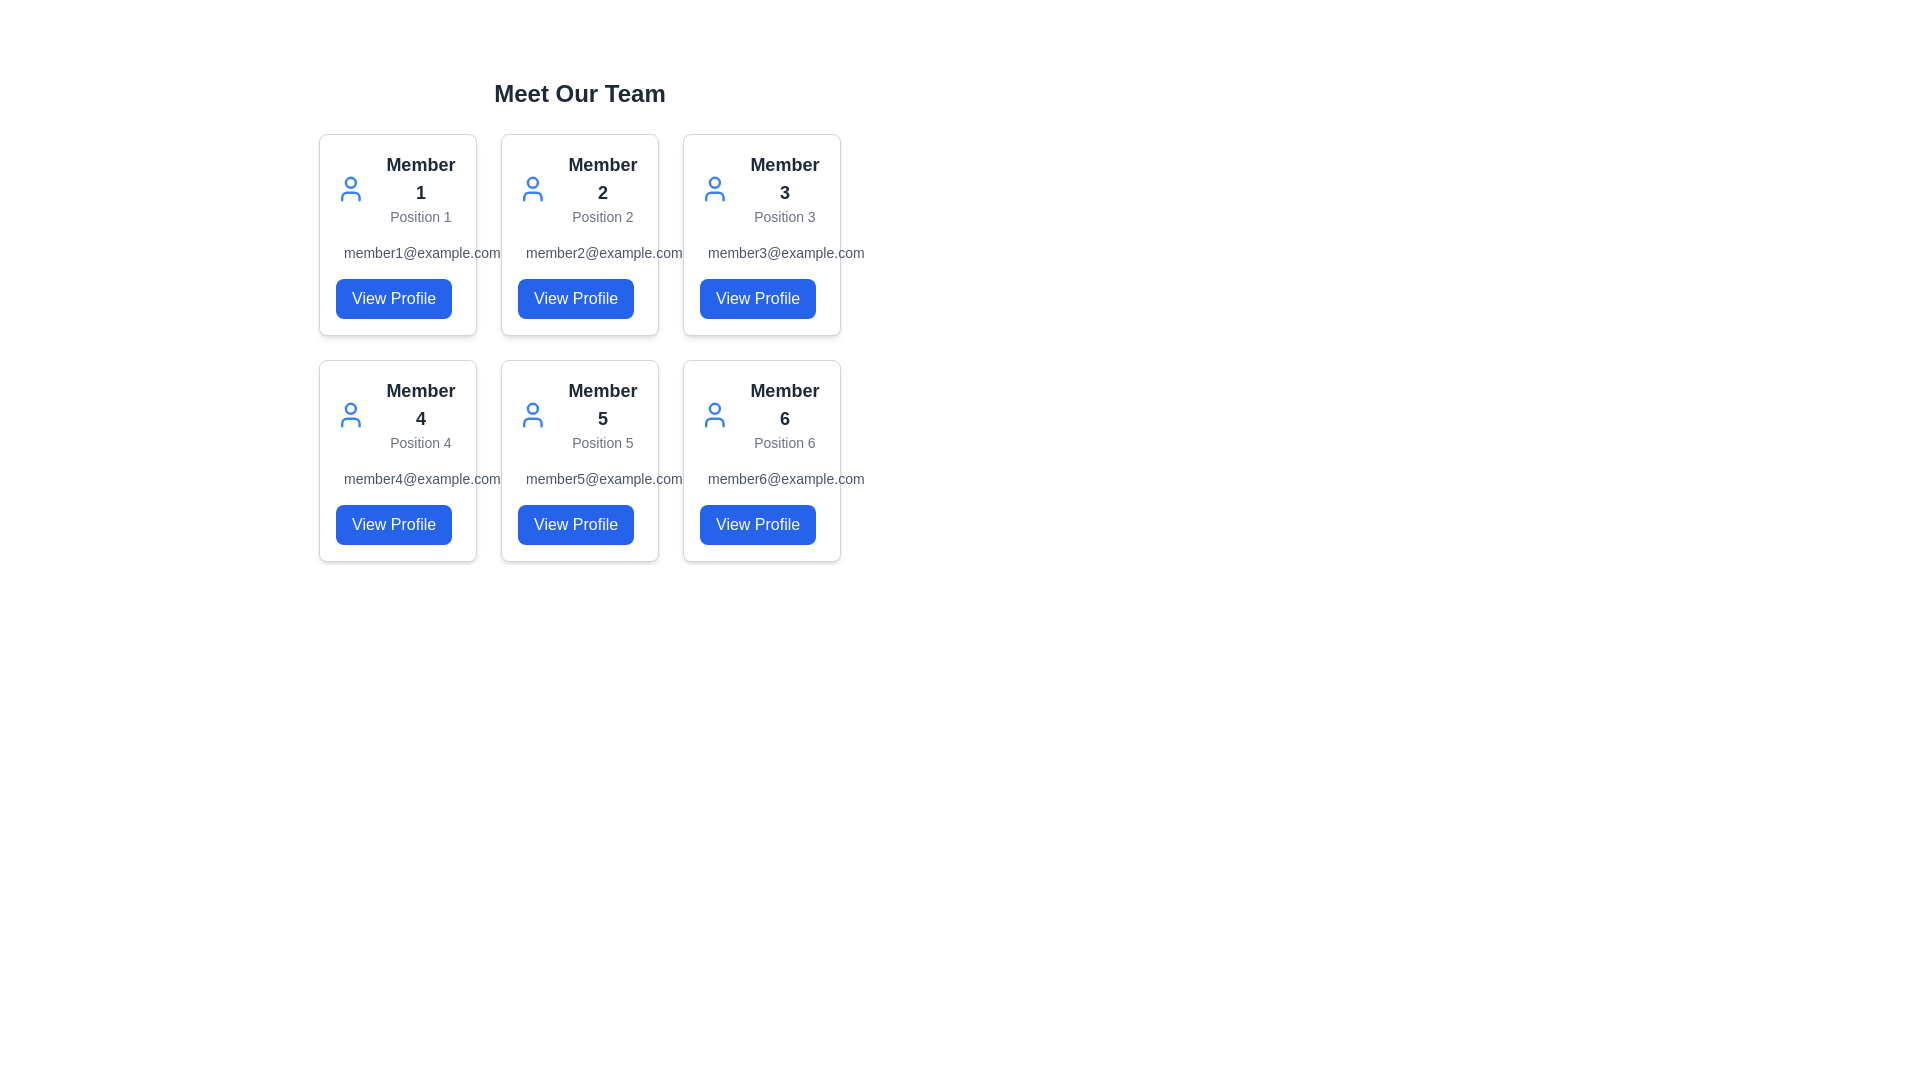 This screenshot has height=1080, width=1920. Describe the element at coordinates (419, 414) in the screenshot. I see `the 'Member 4' text element, which is in the second row, first column of a member grid under the 'Meet Our Team' title` at that location.